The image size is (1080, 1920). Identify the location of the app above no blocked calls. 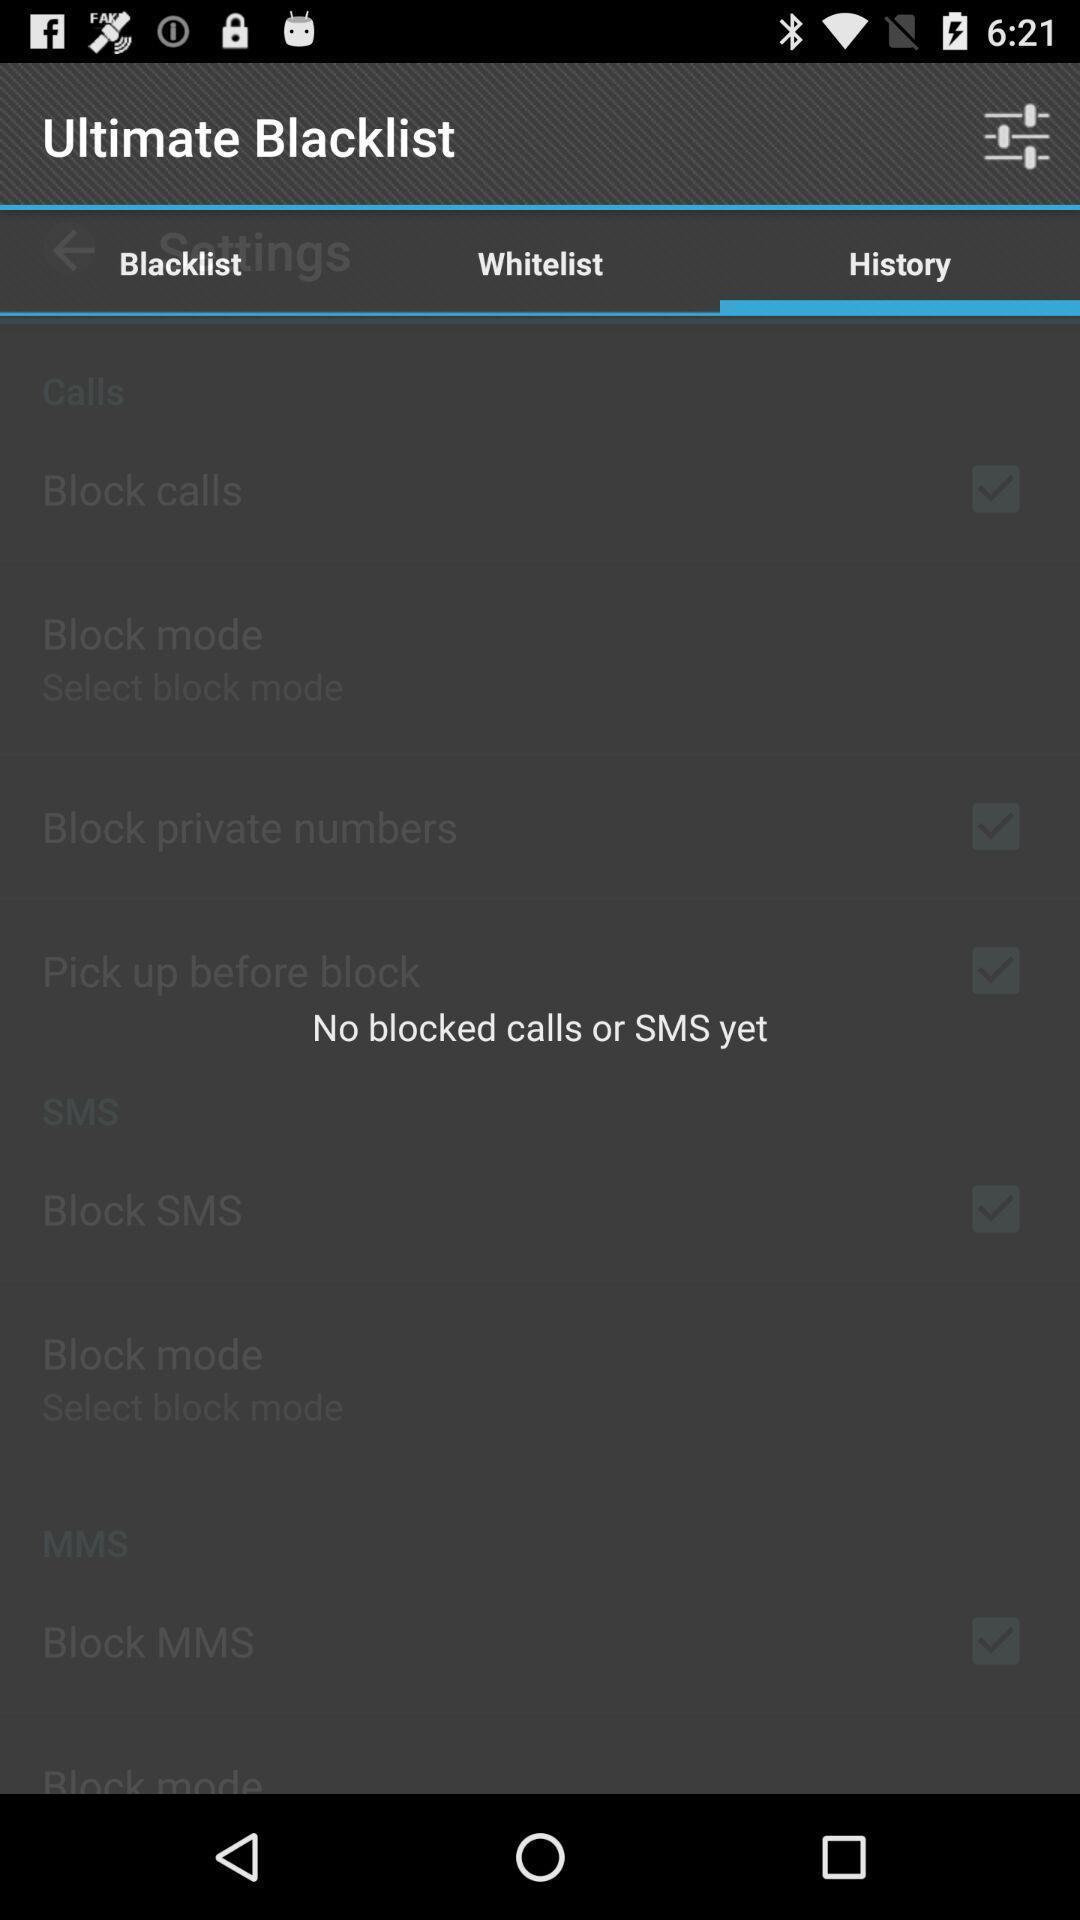
(898, 261).